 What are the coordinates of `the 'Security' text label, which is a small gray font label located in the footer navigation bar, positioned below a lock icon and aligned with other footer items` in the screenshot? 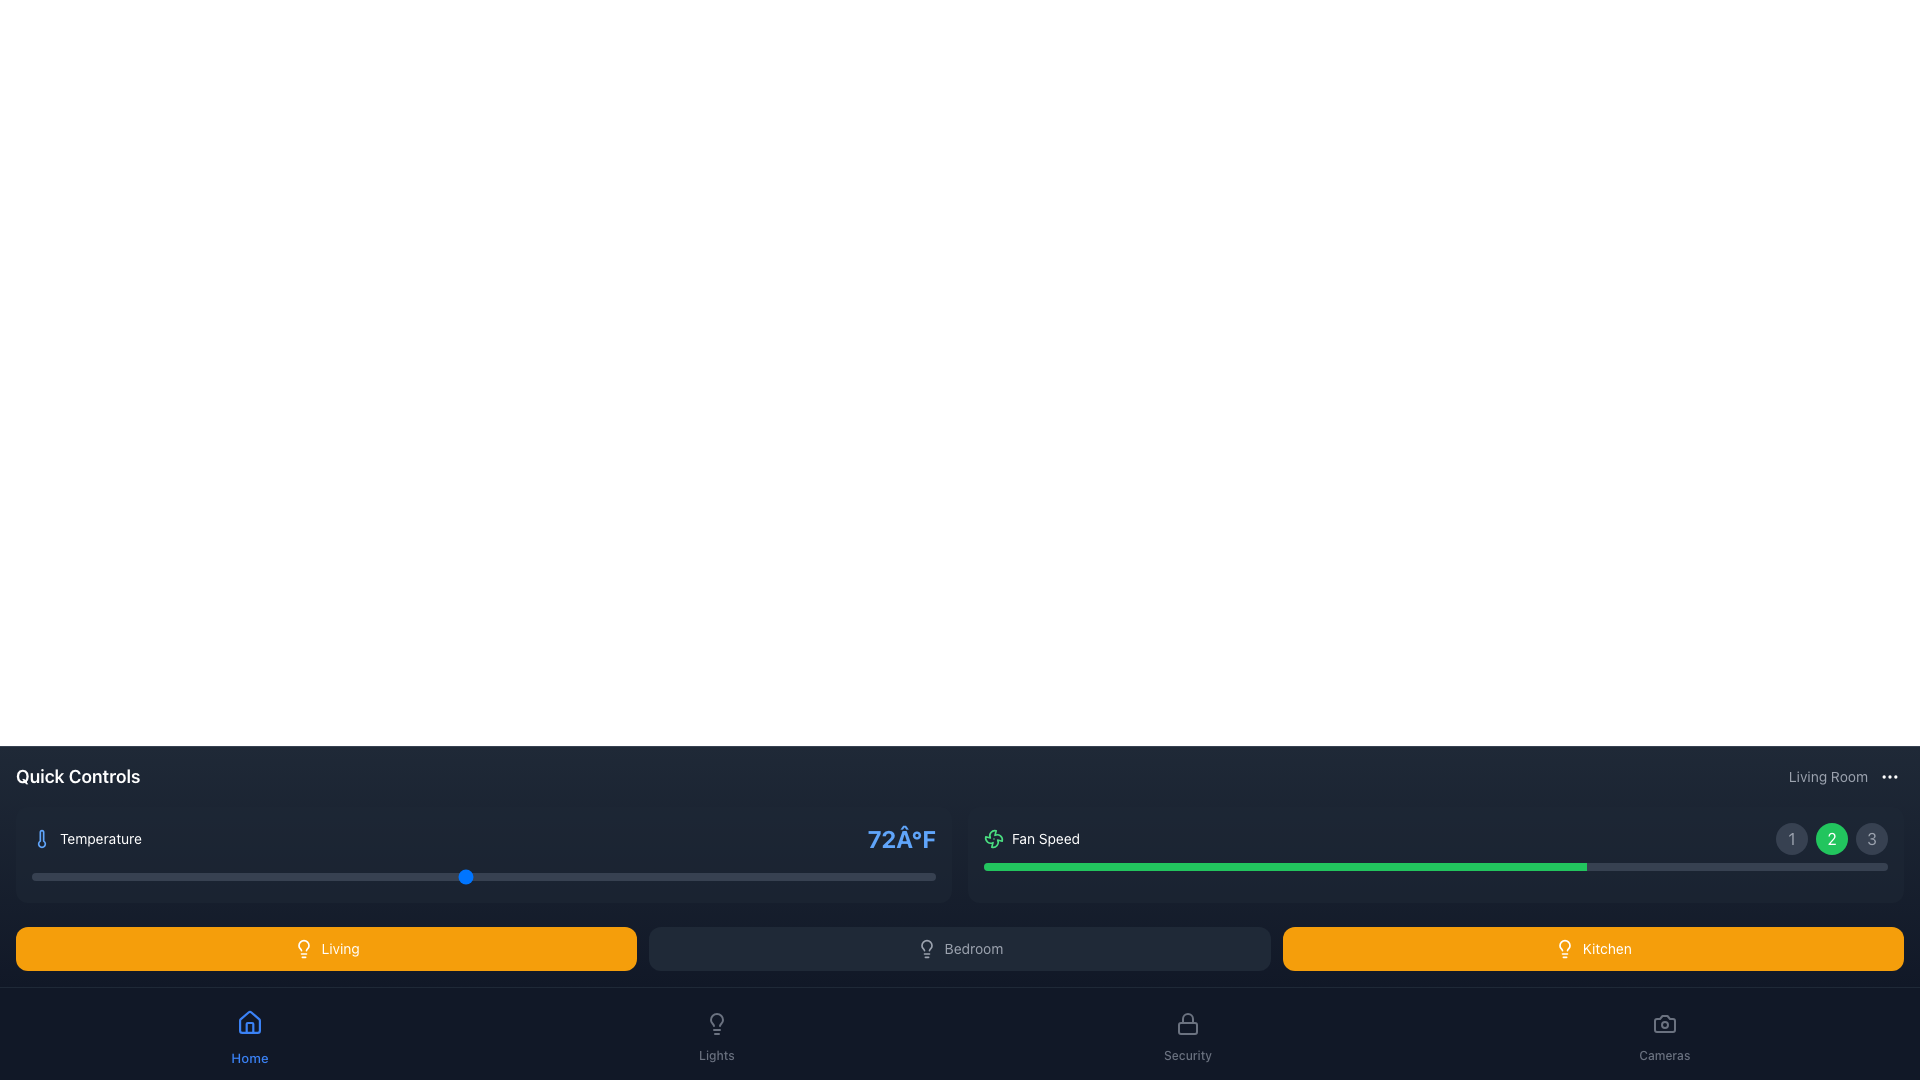 It's located at (1188, 1055).